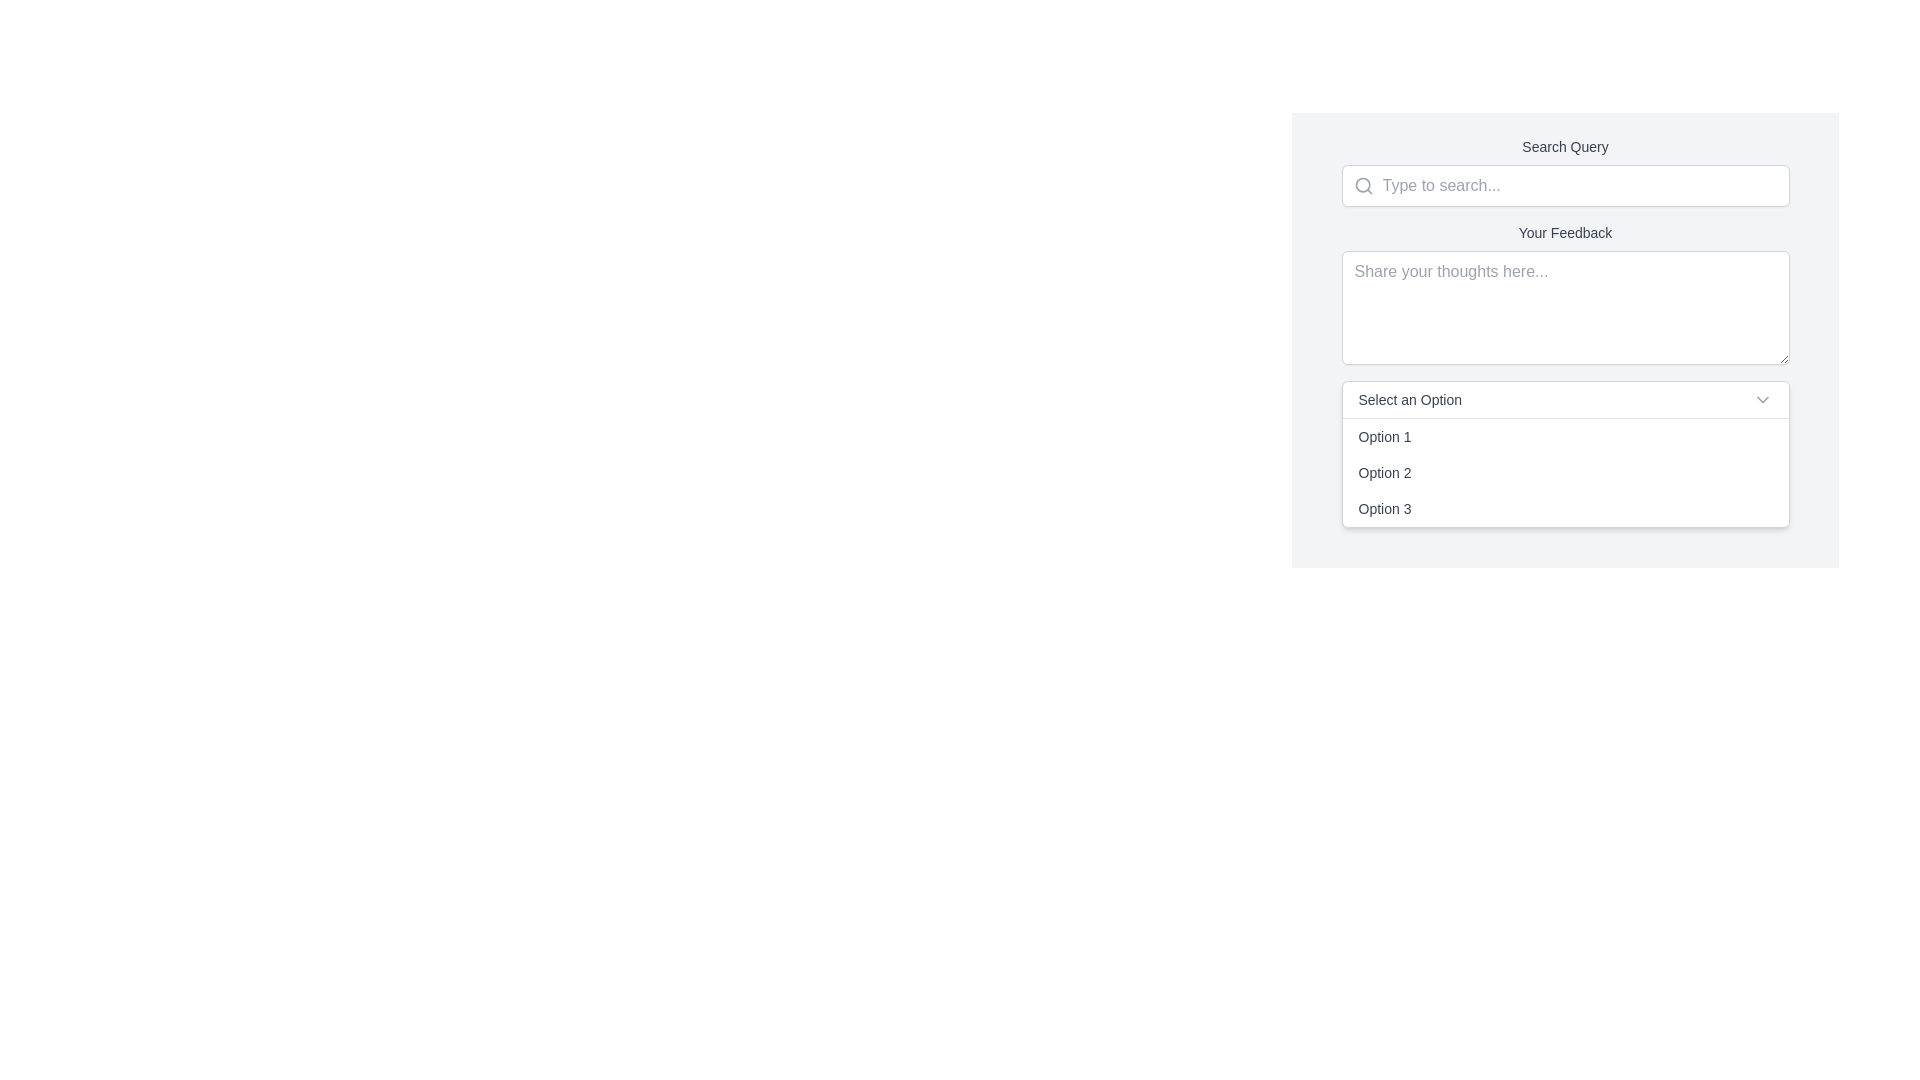  What do you see at coordinates (1762, 400) in the screenshot?
I see `the dropdown toggle button located in the top-right corner of the 'Select an Option' section` at bounding box center [1762, 400].